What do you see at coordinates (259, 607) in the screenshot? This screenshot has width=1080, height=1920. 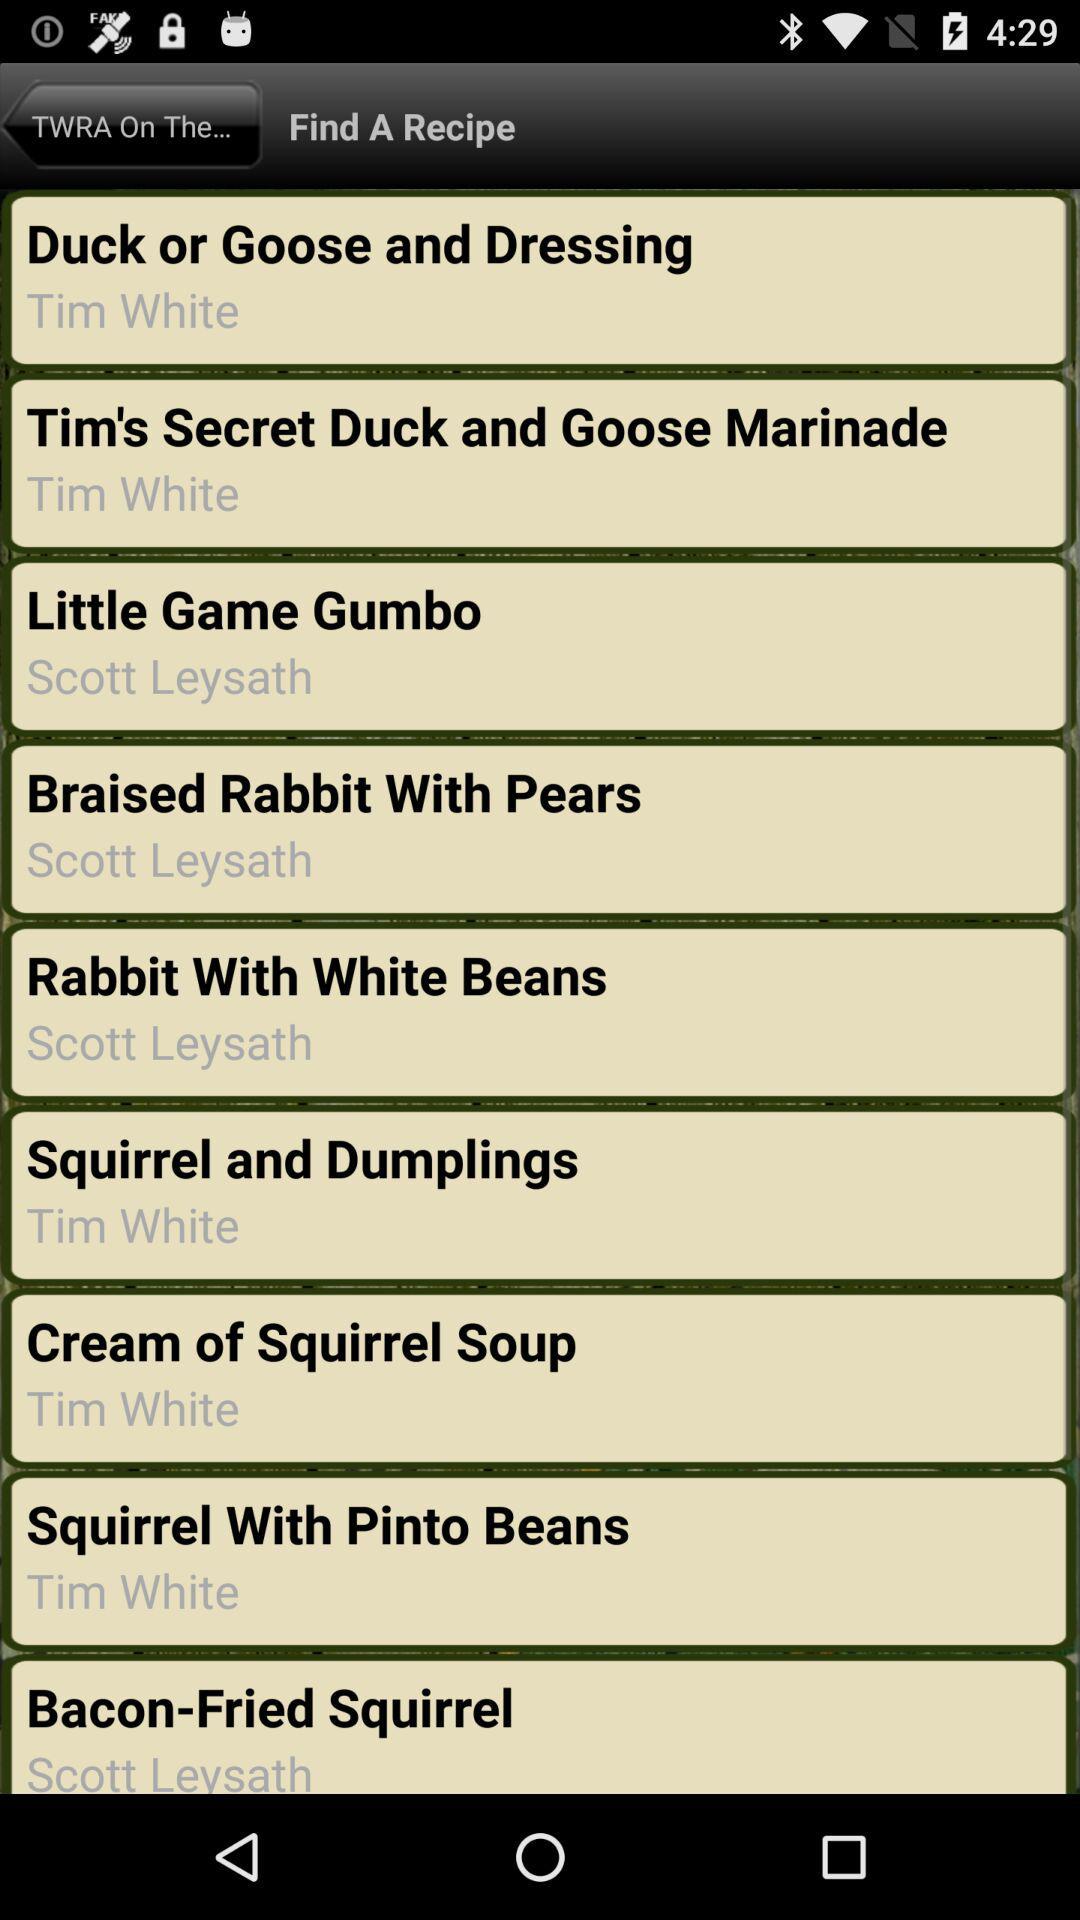 I see `item below tim white` at bounding box center [259, 607].